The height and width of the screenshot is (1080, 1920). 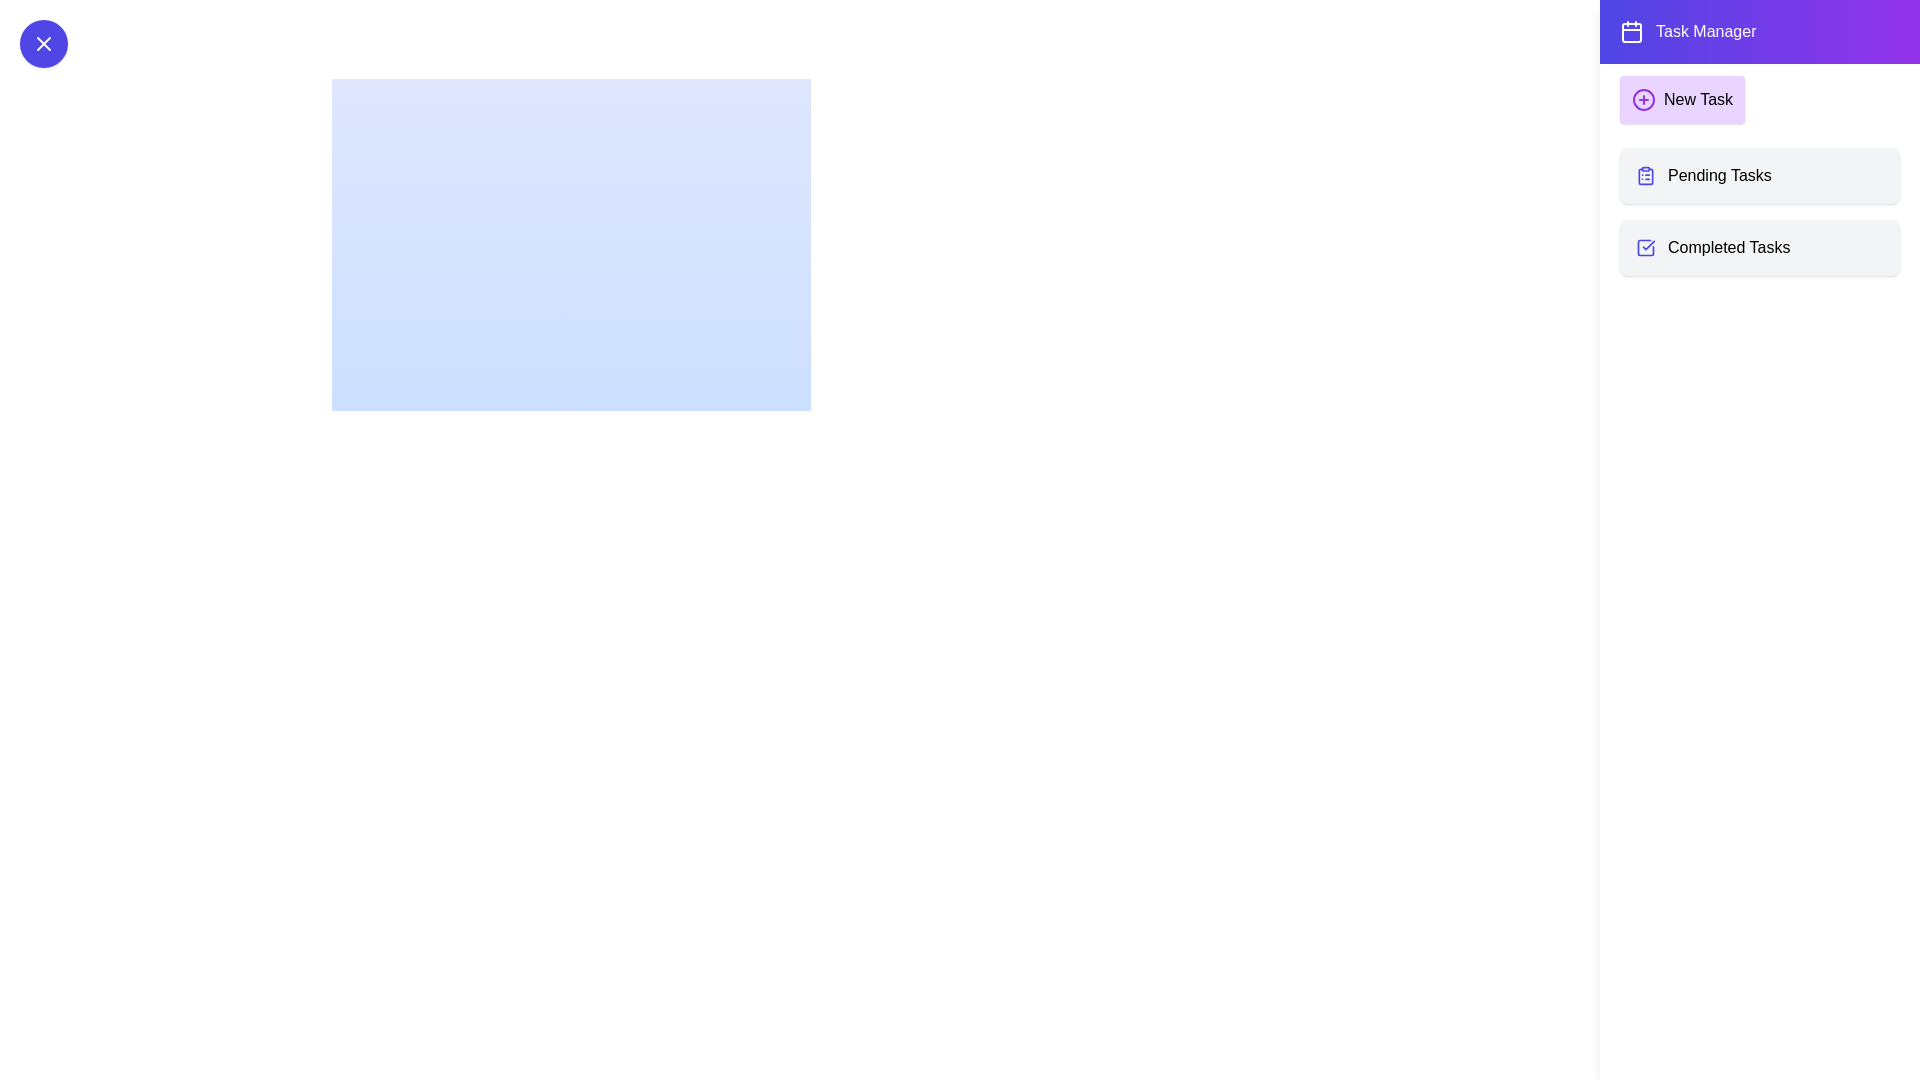 I want to click on the 'Pending Tasks' item to select it, so click(x=1760, y=175).